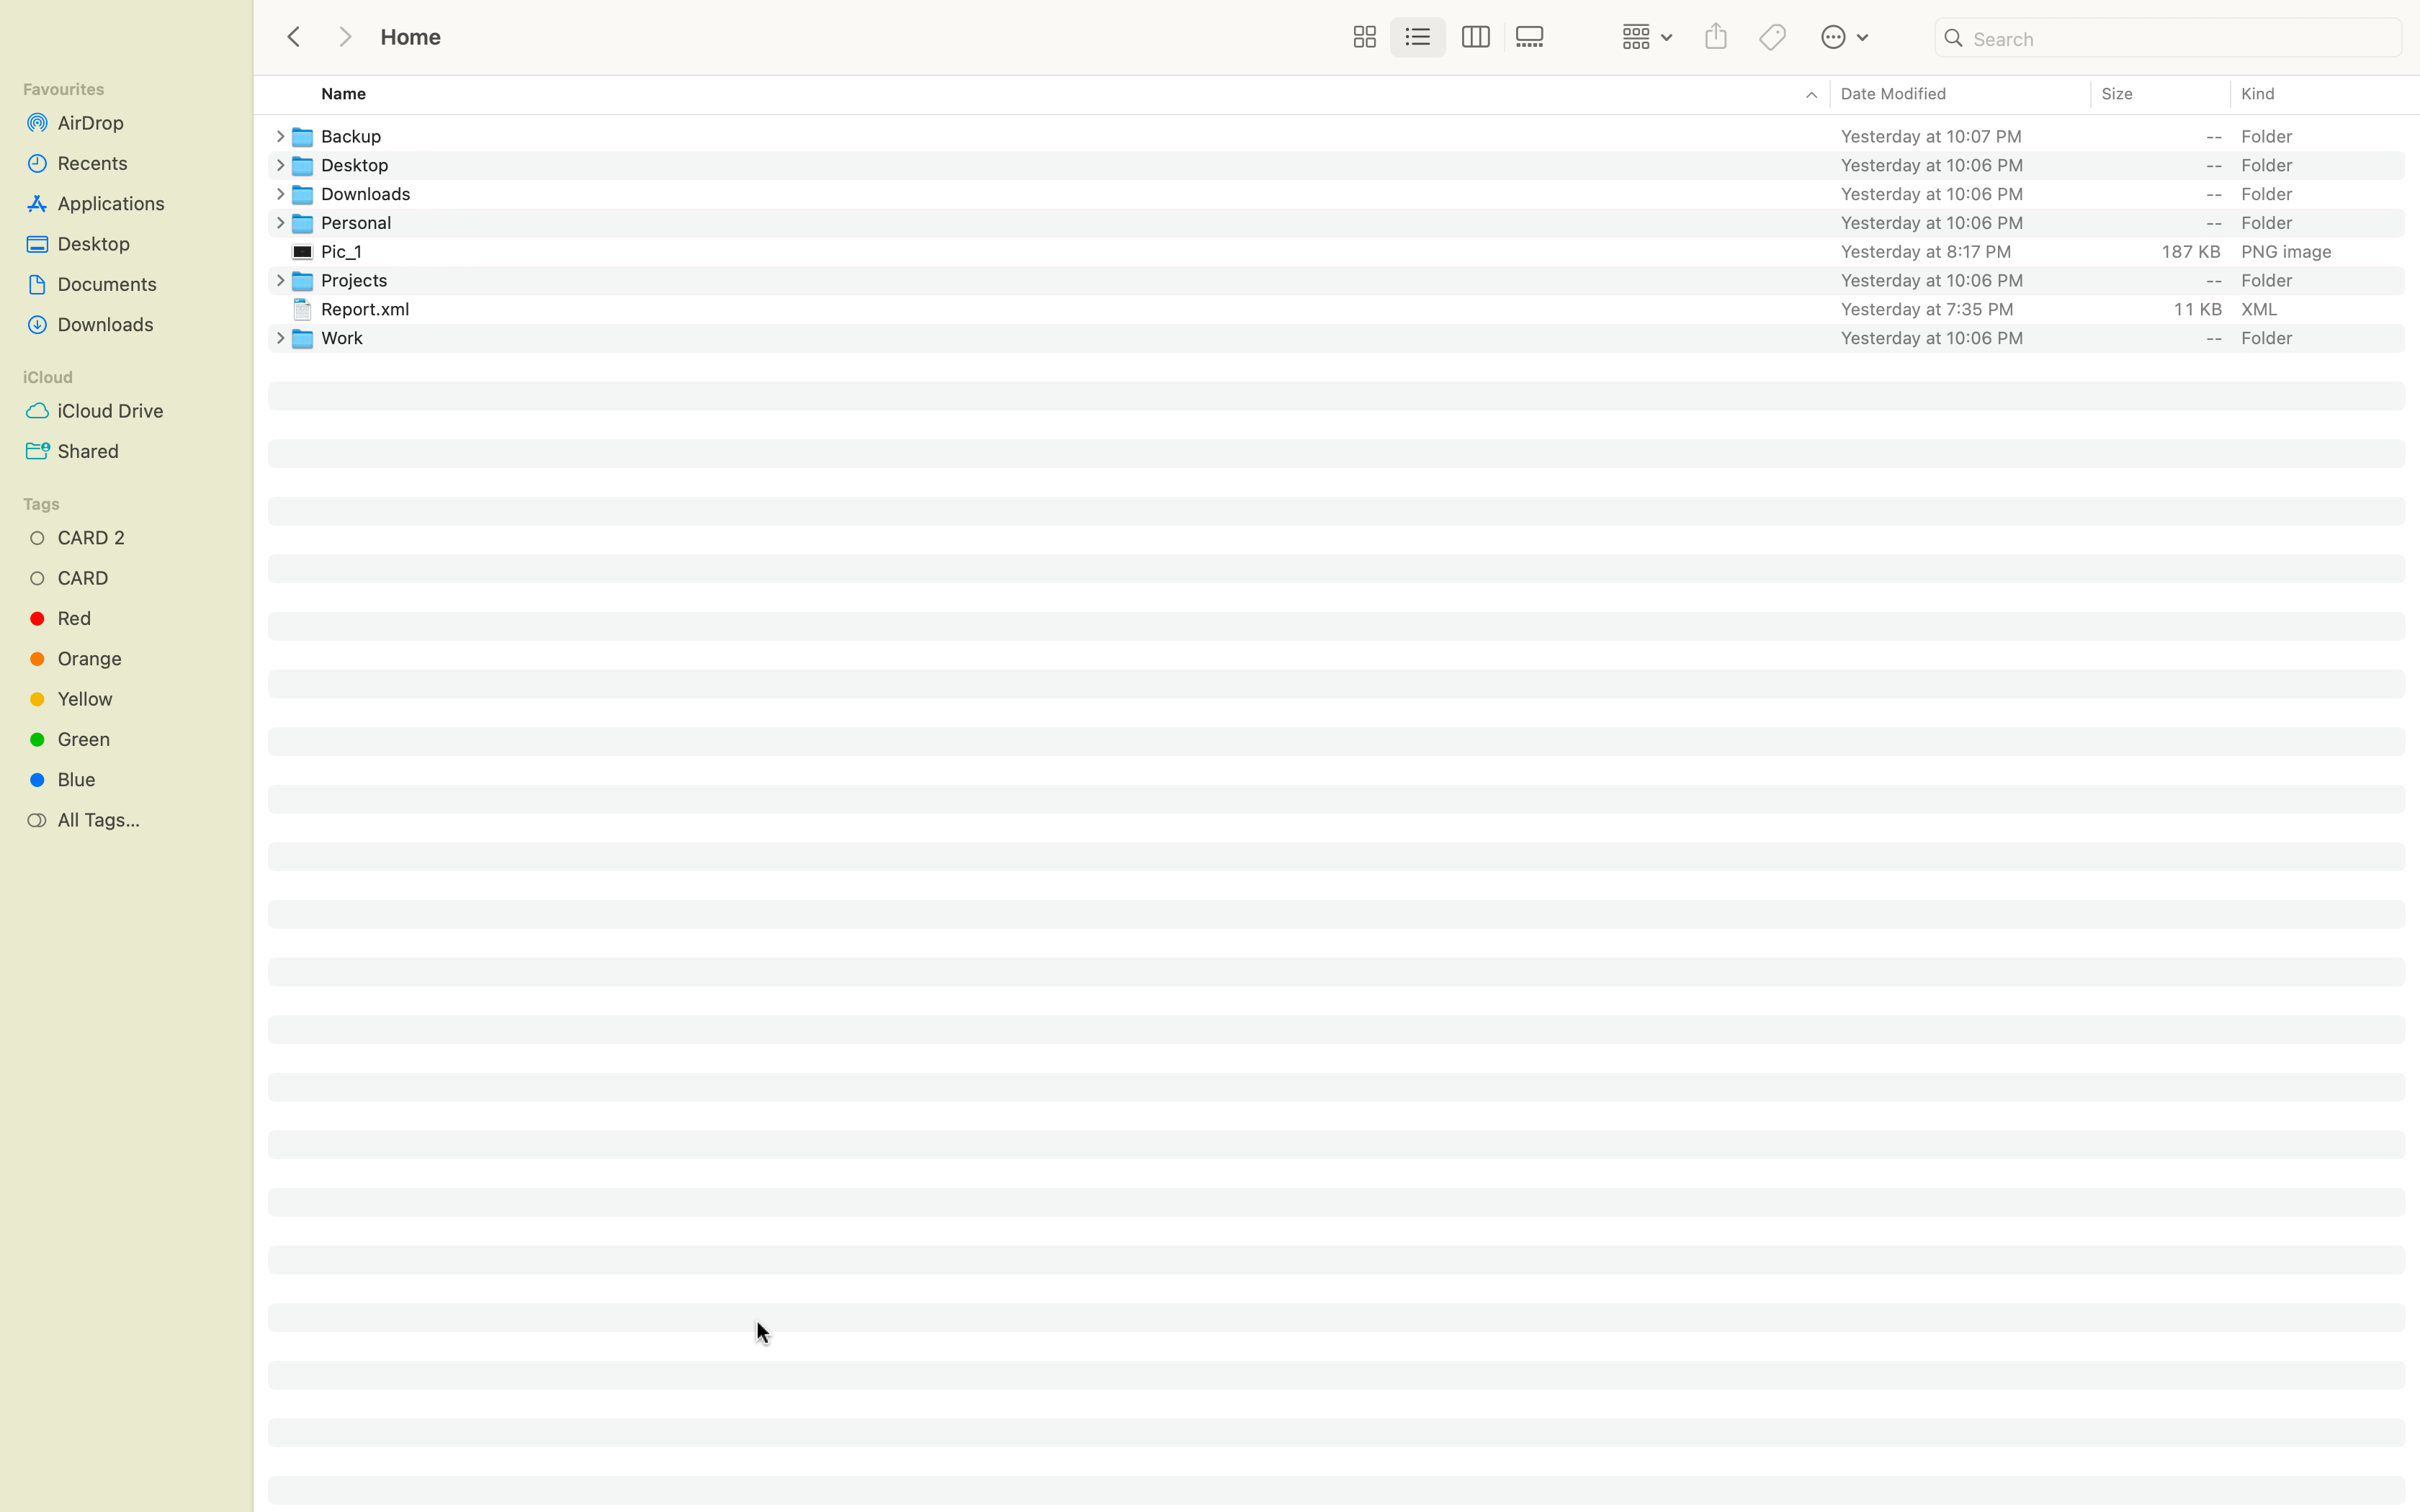  I want to click on the Downloads folder and then go back to the previous folder, so click(1355, 191).